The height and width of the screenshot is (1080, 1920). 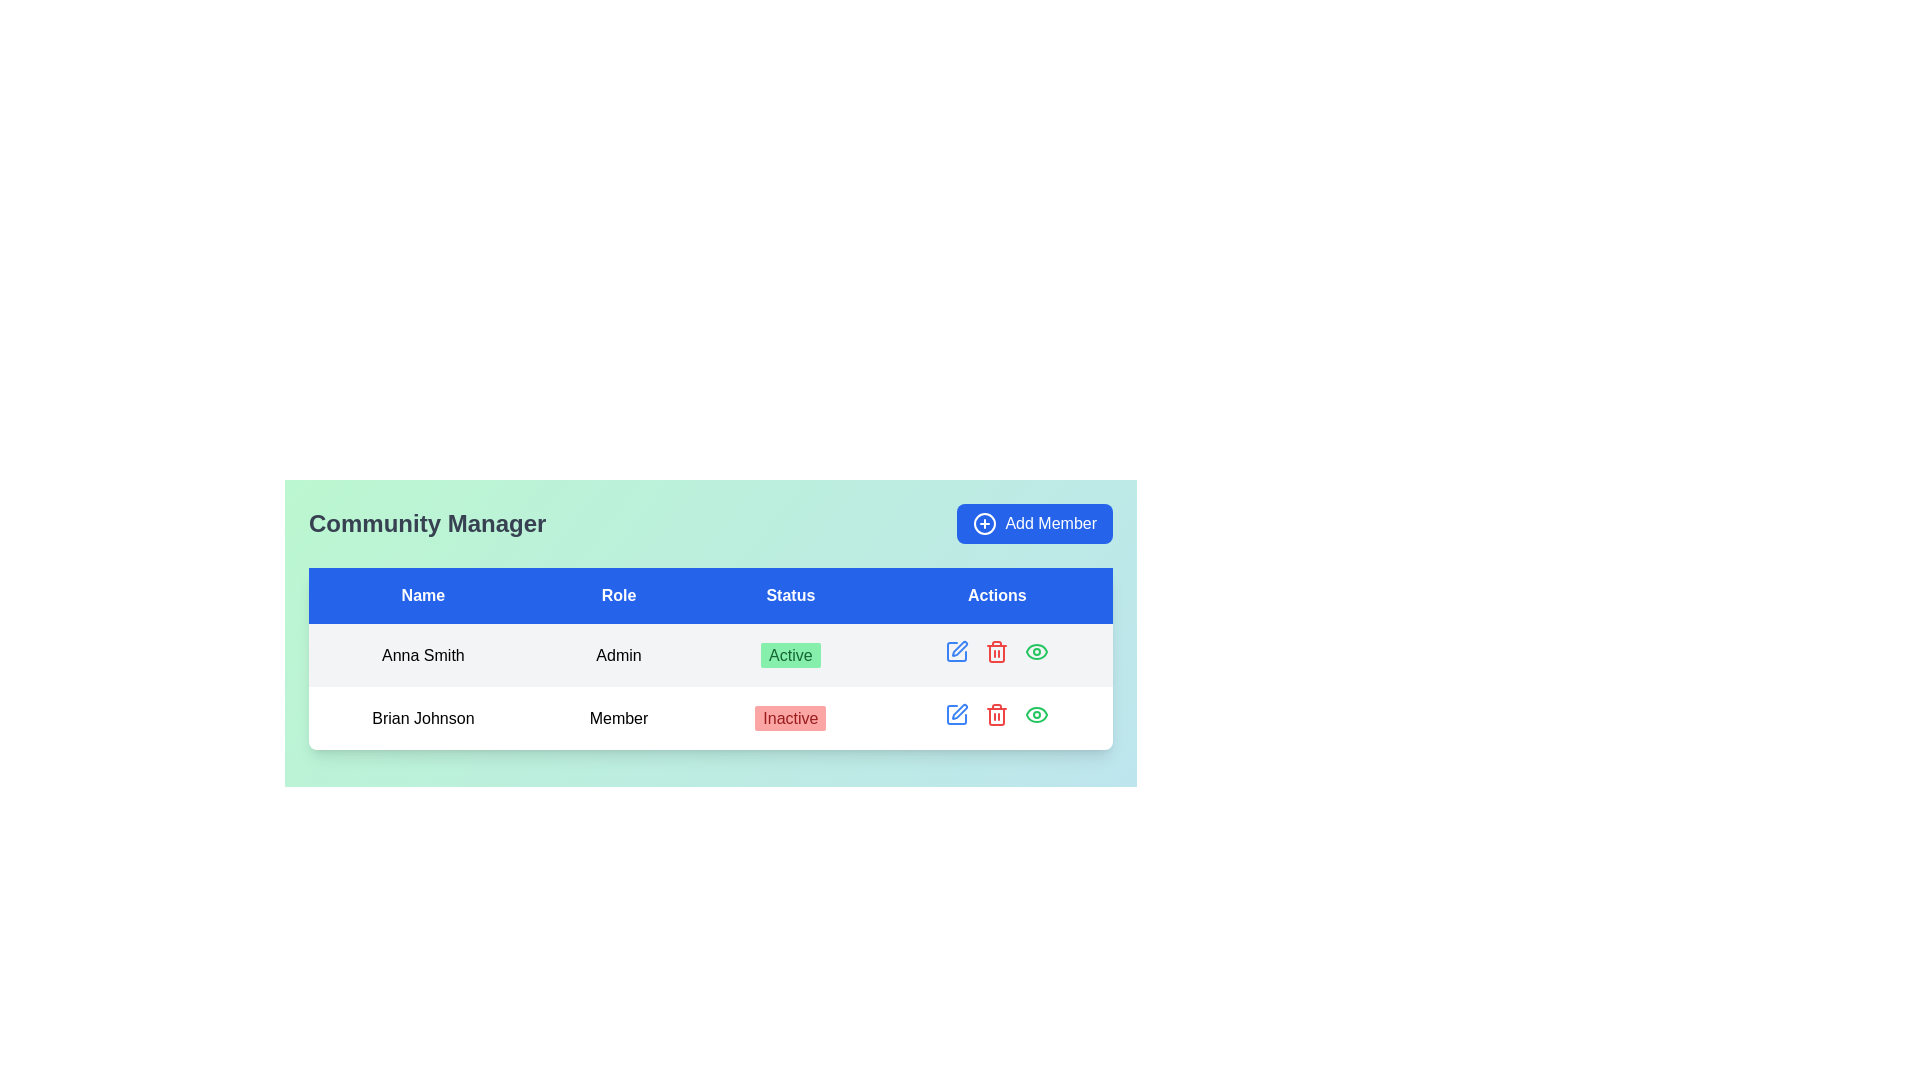 What do you see at coordinates (955, 651) in the screenshot?
I see `the edit icon button located in the top-right portion of the first row under the 'Actions' column to initiate the edit functionality` at bounding box center [955, 651].